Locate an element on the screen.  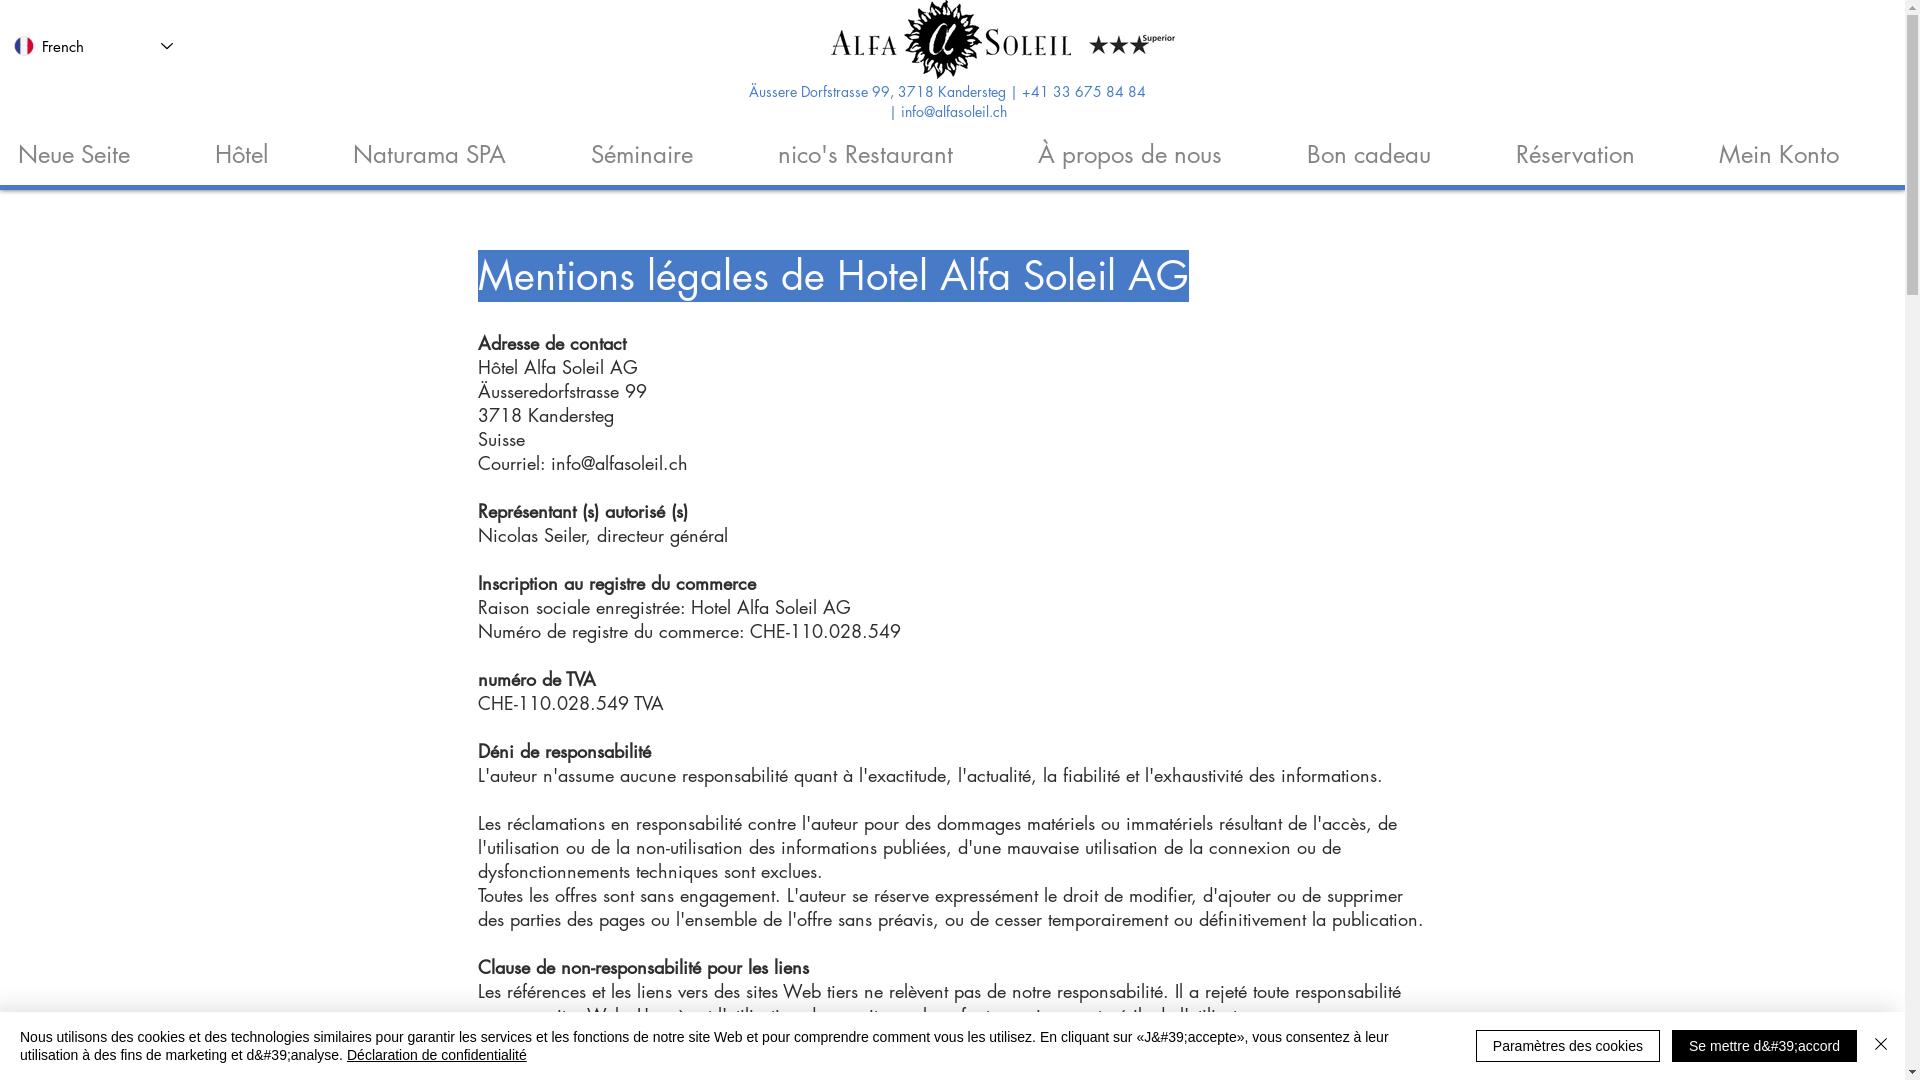
'nico's Restaurant' is located at coordinates (888, 144).